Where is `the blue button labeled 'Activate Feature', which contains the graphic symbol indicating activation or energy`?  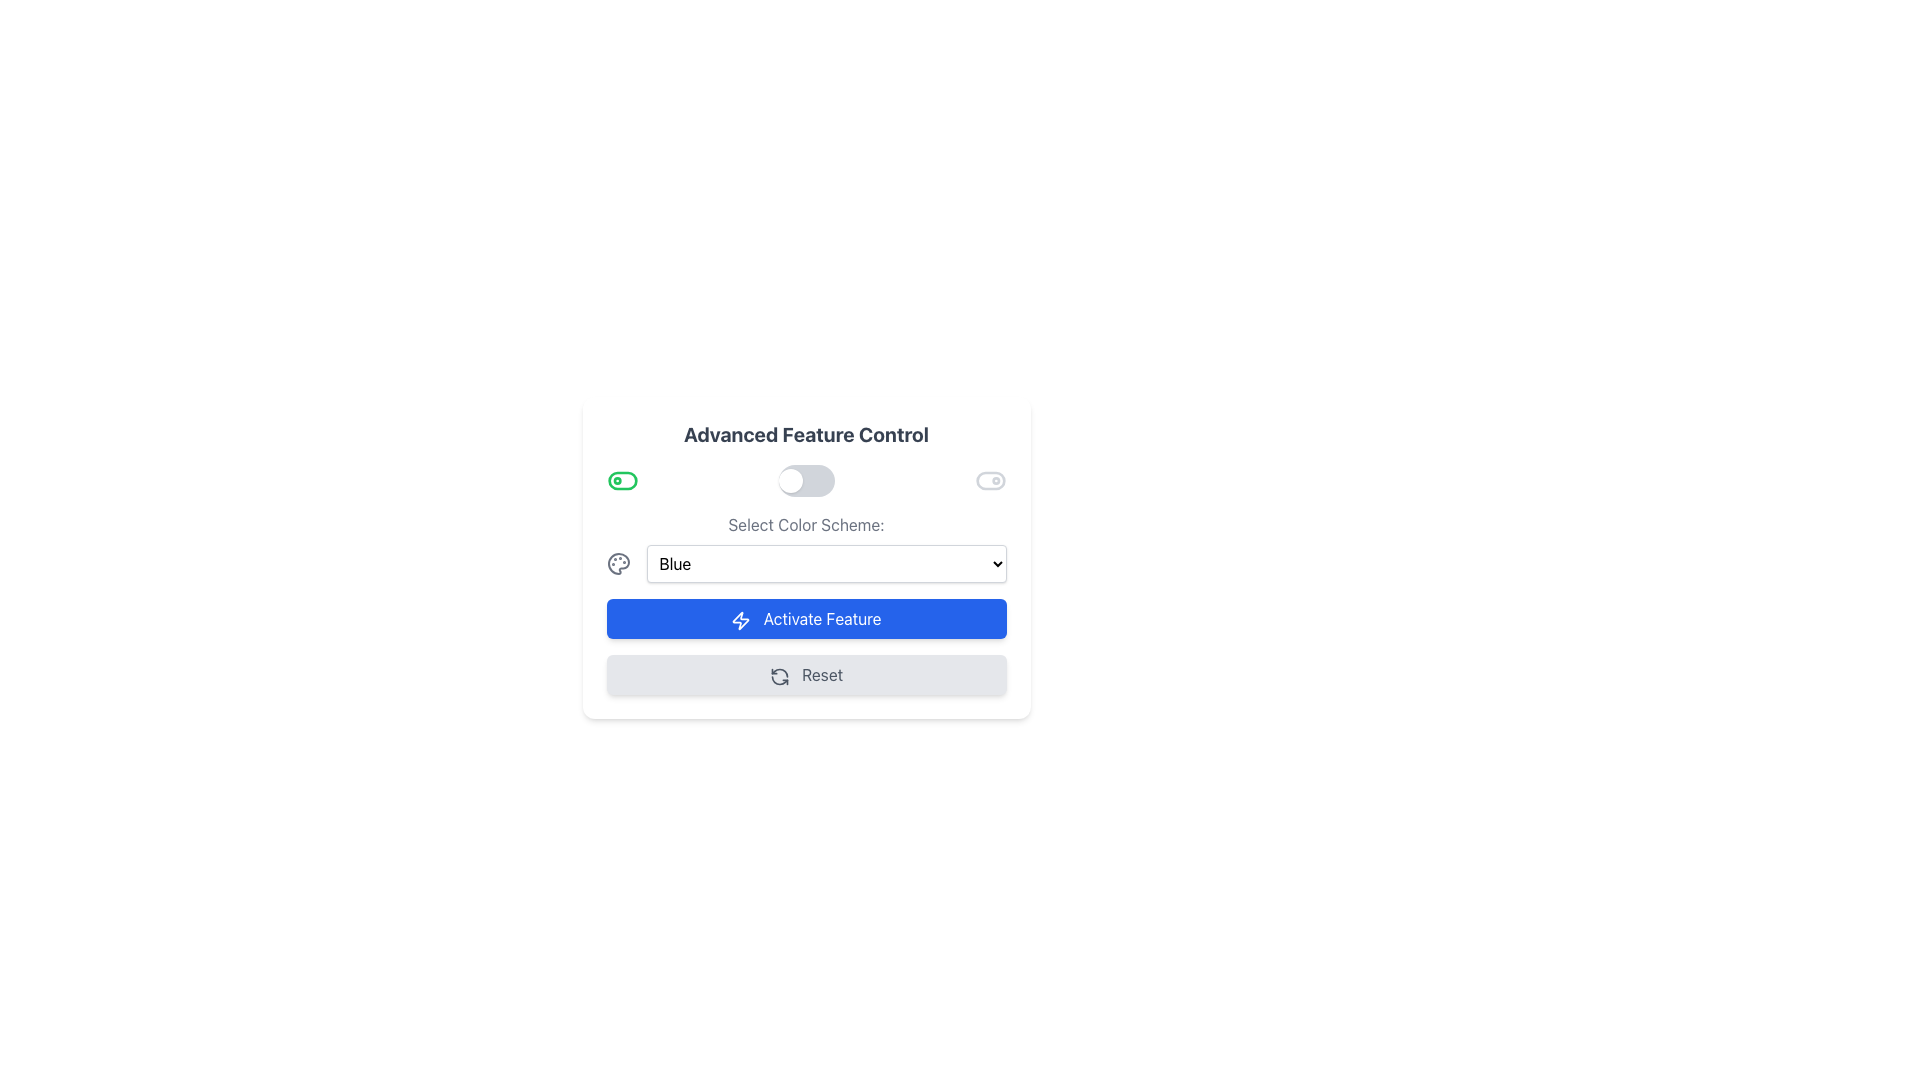 the blue button labeled 'Activate Feature', which contains the graphic symbol indicating activation or energy is located at coordinates (740, 619).